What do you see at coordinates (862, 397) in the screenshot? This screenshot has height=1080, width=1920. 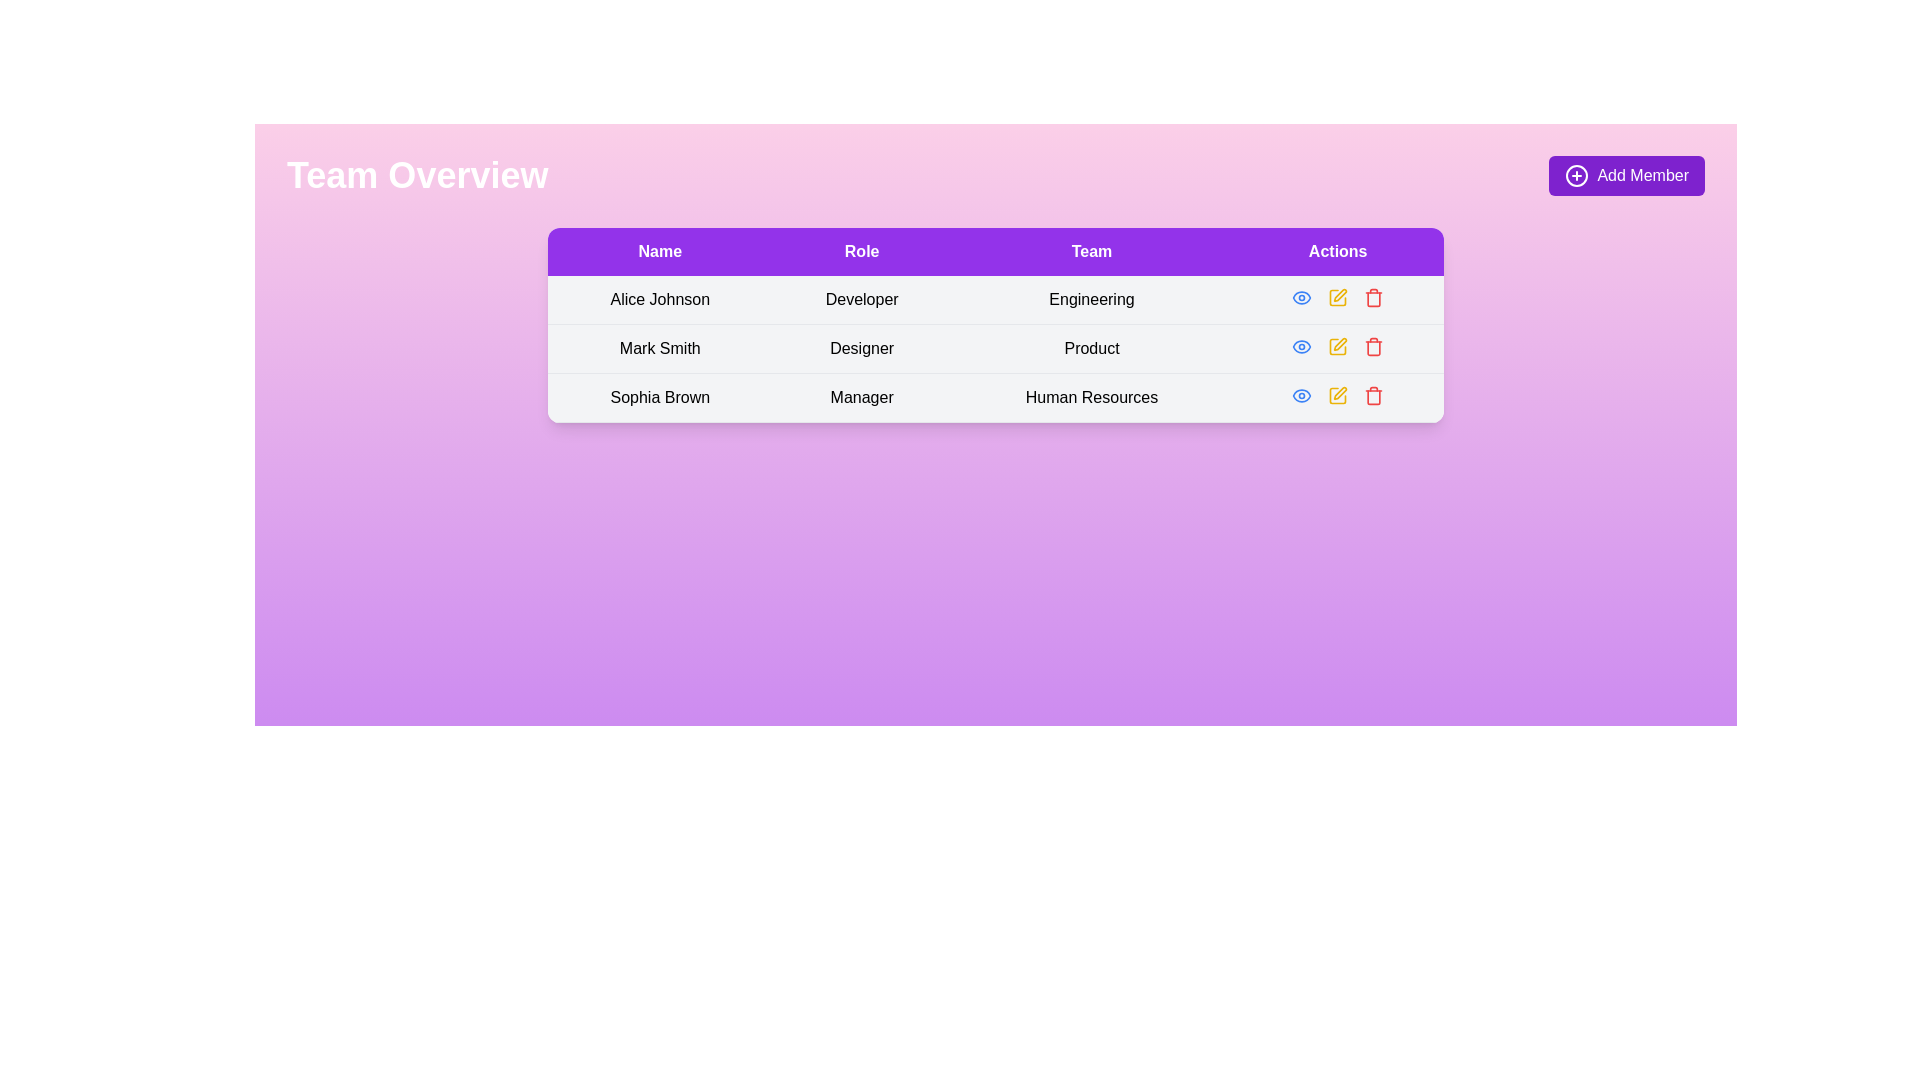 I see `the text label displaying 'Manager' in the Role column of the third row, associated with 'Sophia Brown'` at bounding box center [862, 397].